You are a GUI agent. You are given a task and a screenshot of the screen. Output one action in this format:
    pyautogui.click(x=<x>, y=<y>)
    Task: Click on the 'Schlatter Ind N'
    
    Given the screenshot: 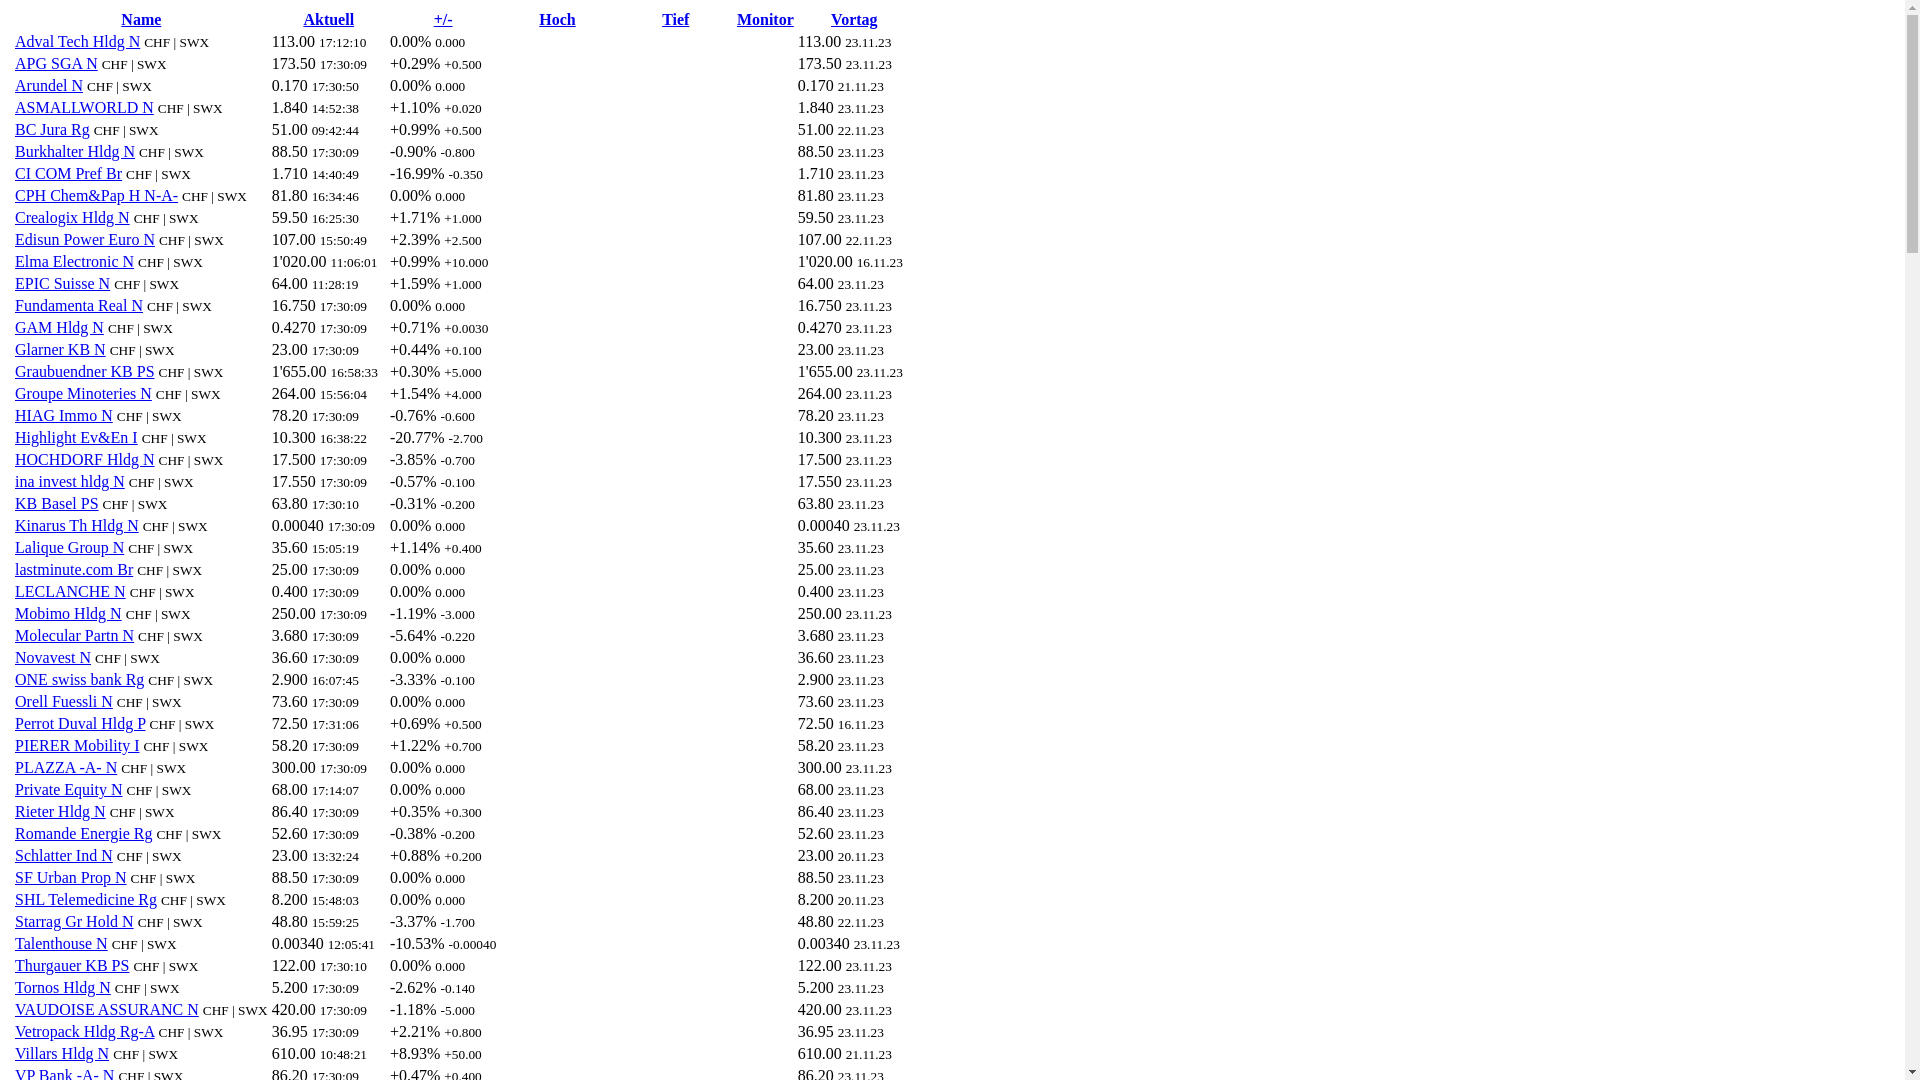 What is the action you would take?
    pyautogui.click(x=63, y=855)
    